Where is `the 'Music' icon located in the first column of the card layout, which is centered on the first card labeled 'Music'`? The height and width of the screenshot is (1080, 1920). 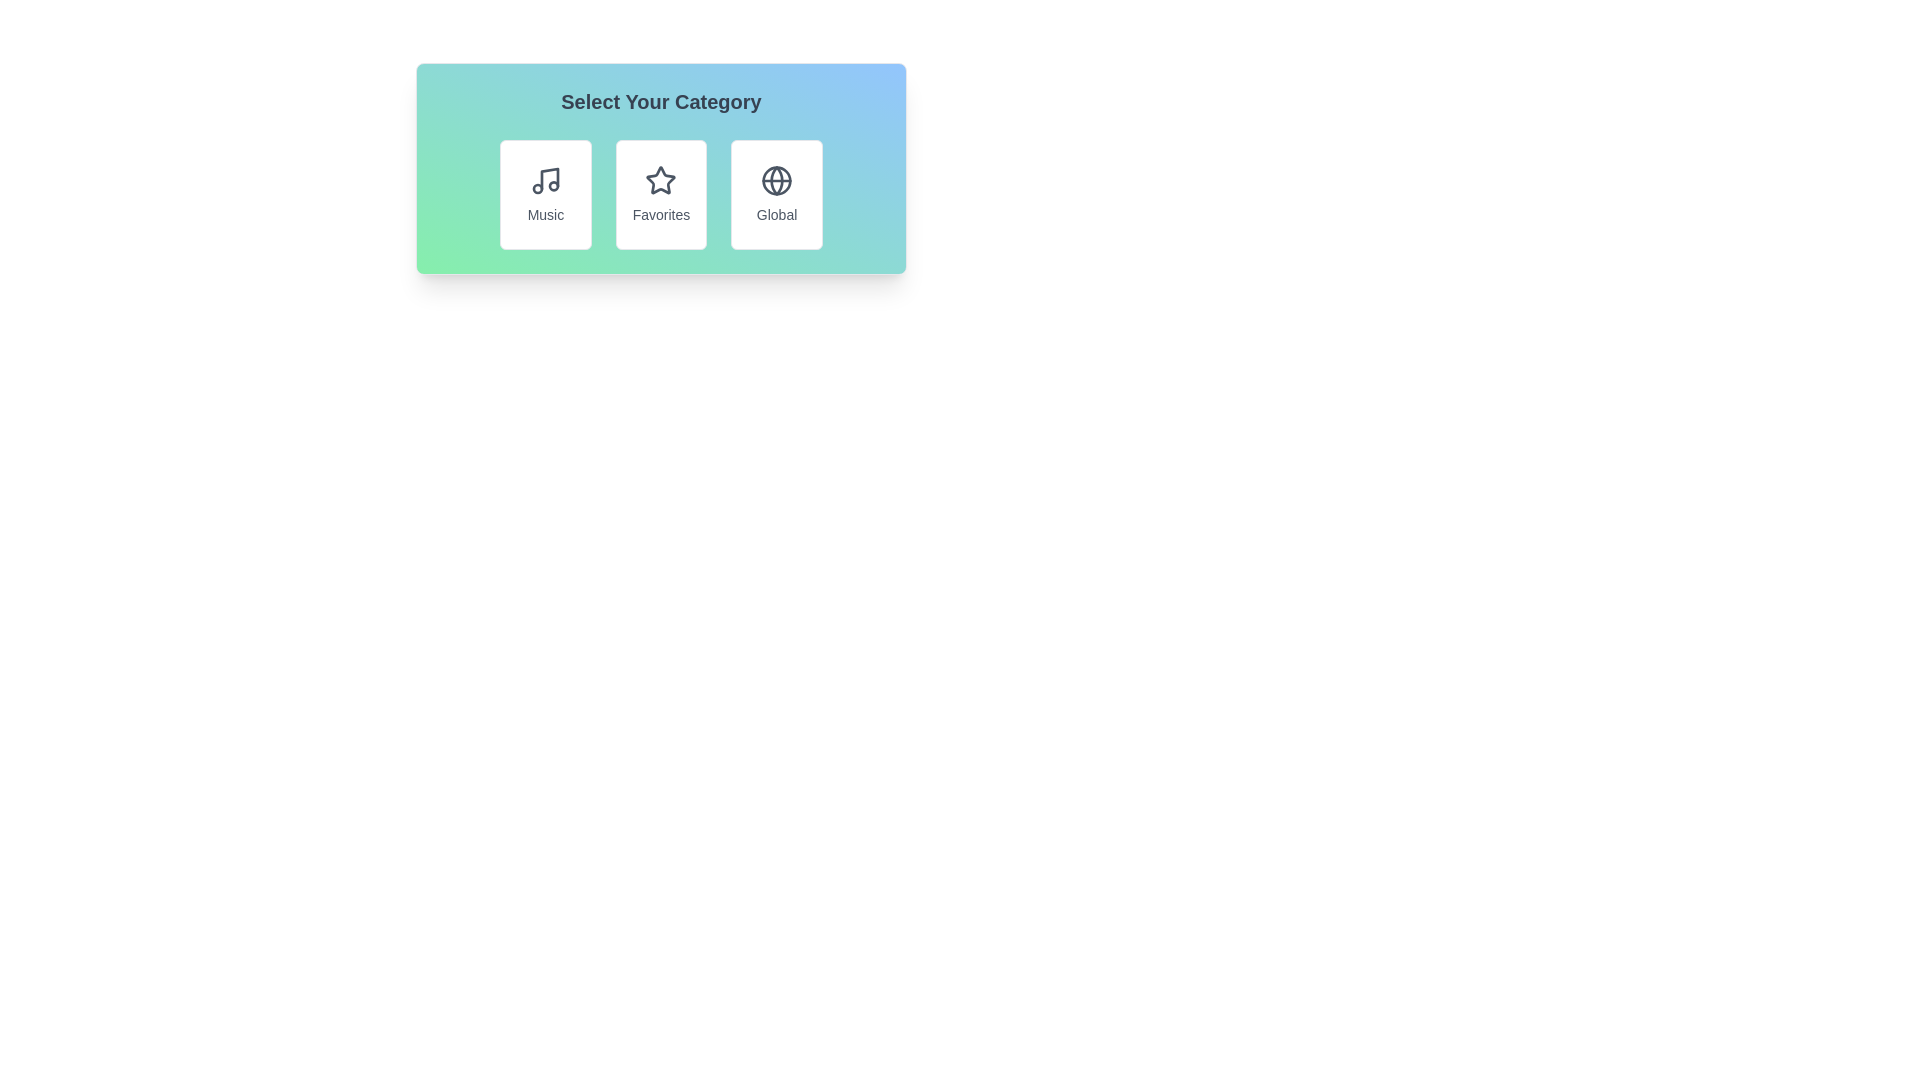 the 'Music' icon located in the first column of the card layout, which is centered on the first card labeled 'Music' is located at coordinates (545, 181).